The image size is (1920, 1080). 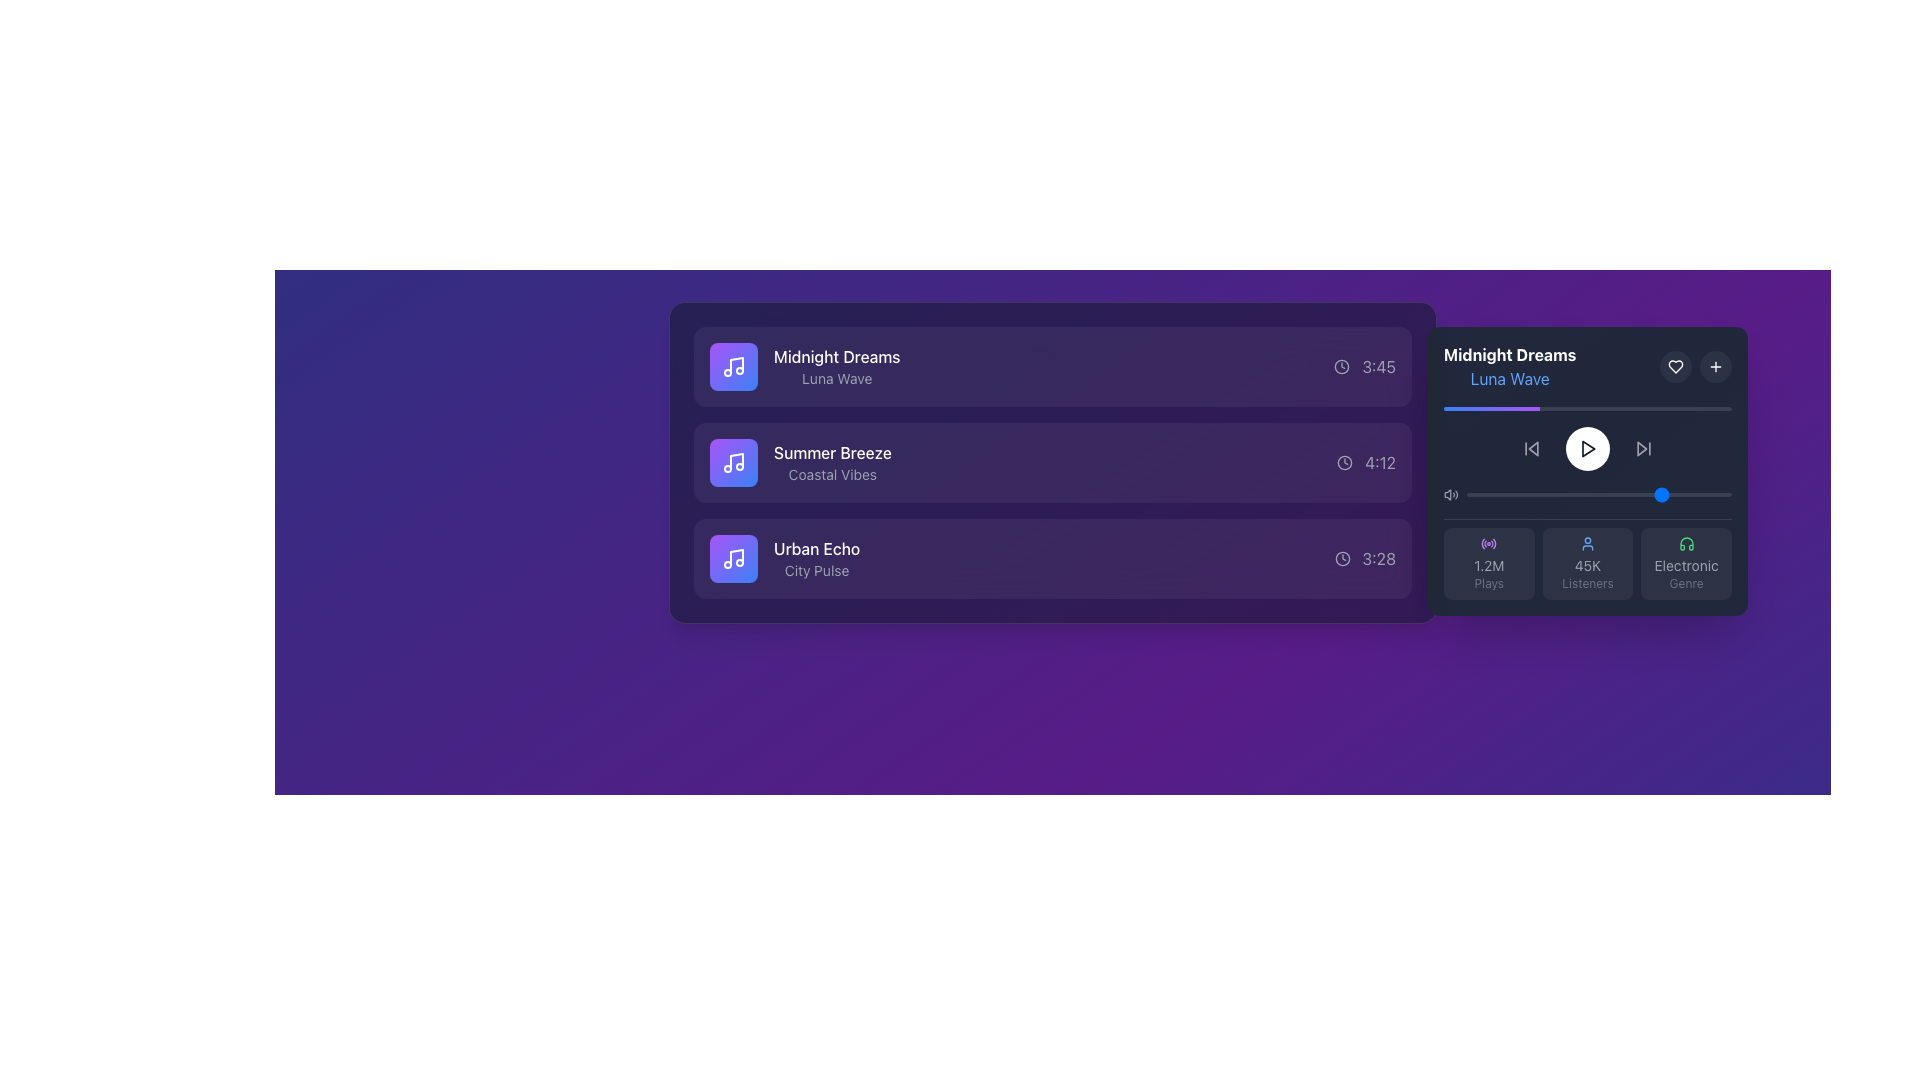 What do you see at coordinates (837, 366) in the screenshot?
I see `the text label pair displaying 'Midnight Dreams' and 'Luna Wave' in the left panel of the song list, which is on a purple background` at bounding box center [837, 366].